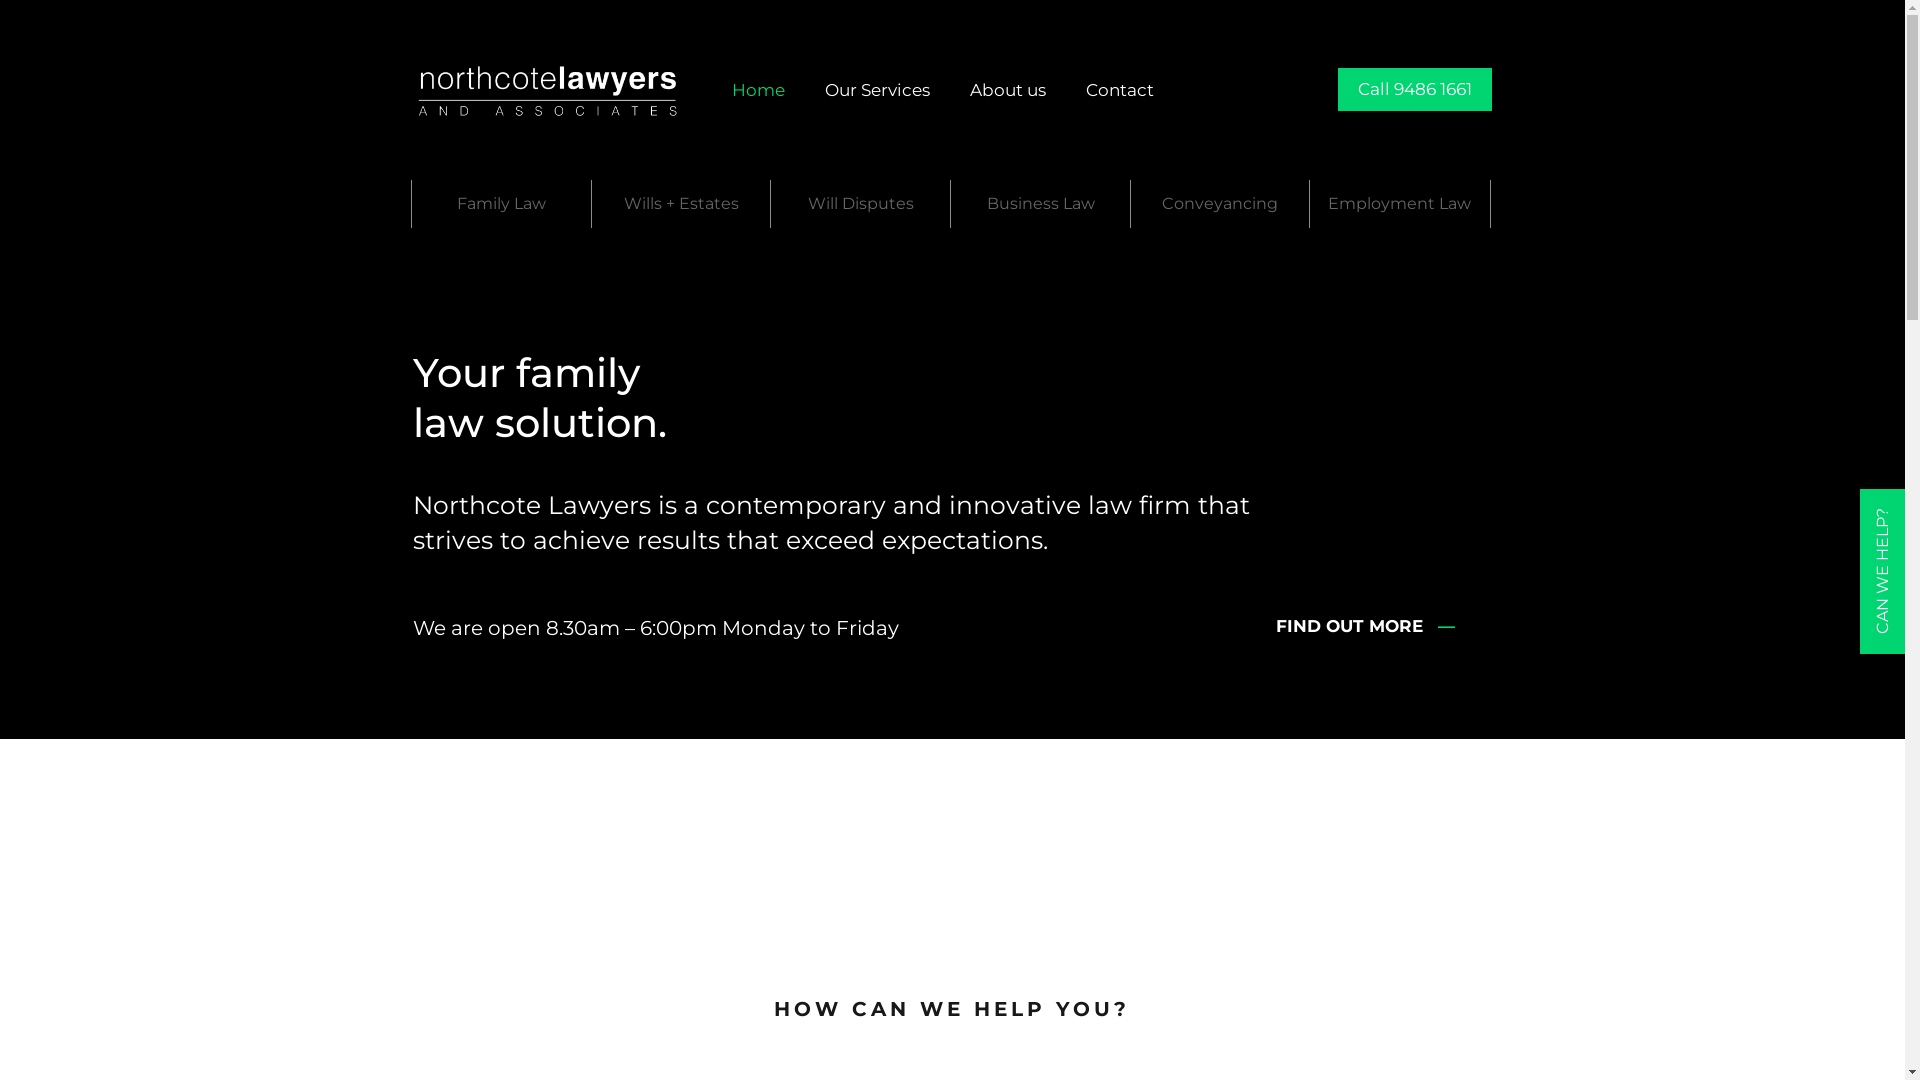 The width and height of the screenshot is (1920, 1080). I want to click on 'Contact', so click(1118, 88).